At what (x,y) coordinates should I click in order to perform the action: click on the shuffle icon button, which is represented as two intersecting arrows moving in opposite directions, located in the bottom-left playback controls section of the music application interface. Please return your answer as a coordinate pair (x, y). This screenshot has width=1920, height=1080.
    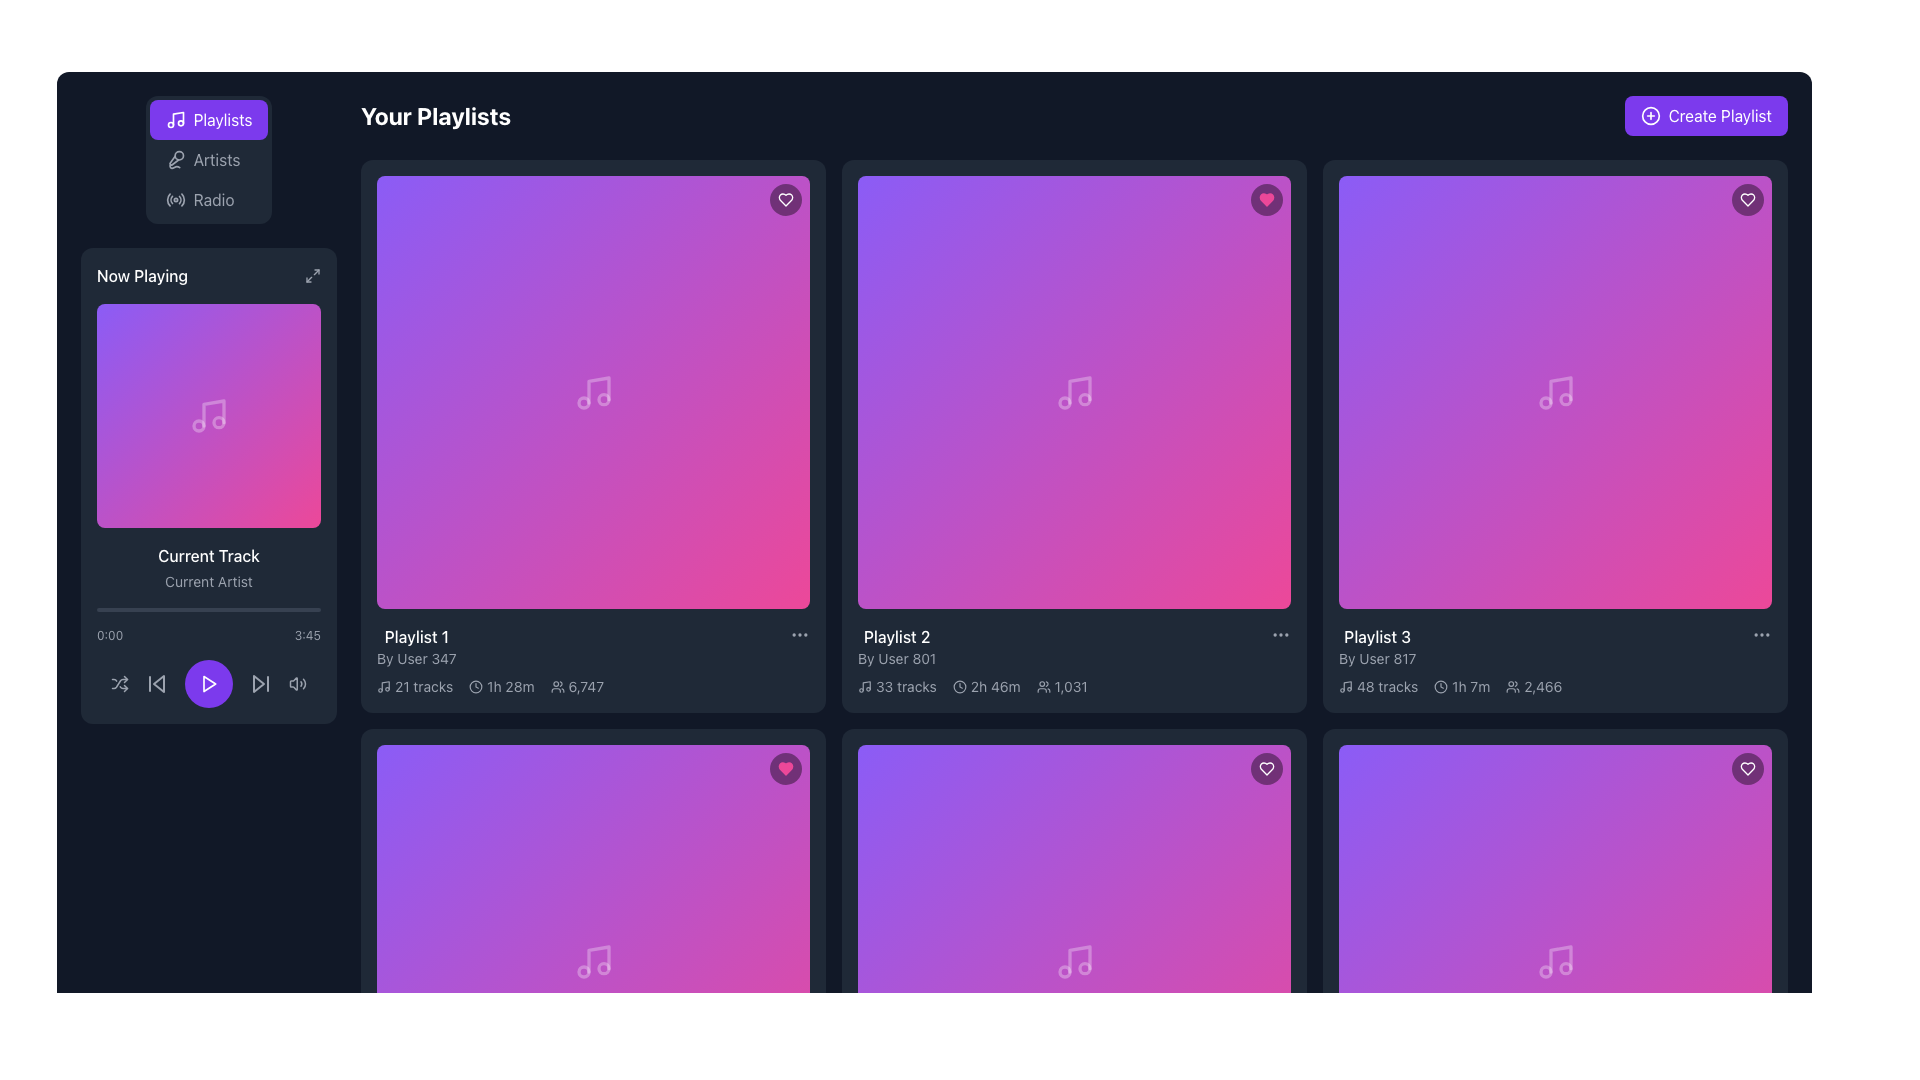
    Looking at the image, I should click on (119, 682).